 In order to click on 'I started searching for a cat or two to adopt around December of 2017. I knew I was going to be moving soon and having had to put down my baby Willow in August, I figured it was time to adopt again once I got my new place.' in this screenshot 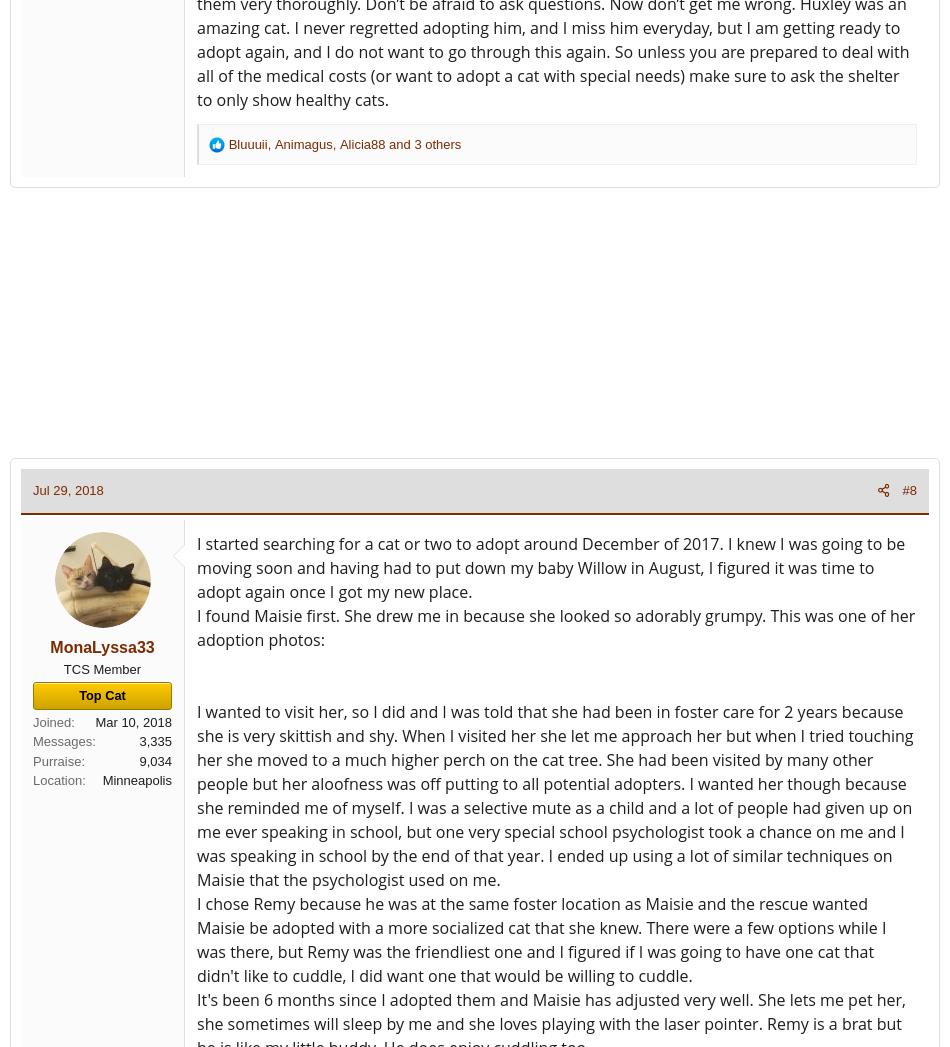, I will do `click(197, 566)`.